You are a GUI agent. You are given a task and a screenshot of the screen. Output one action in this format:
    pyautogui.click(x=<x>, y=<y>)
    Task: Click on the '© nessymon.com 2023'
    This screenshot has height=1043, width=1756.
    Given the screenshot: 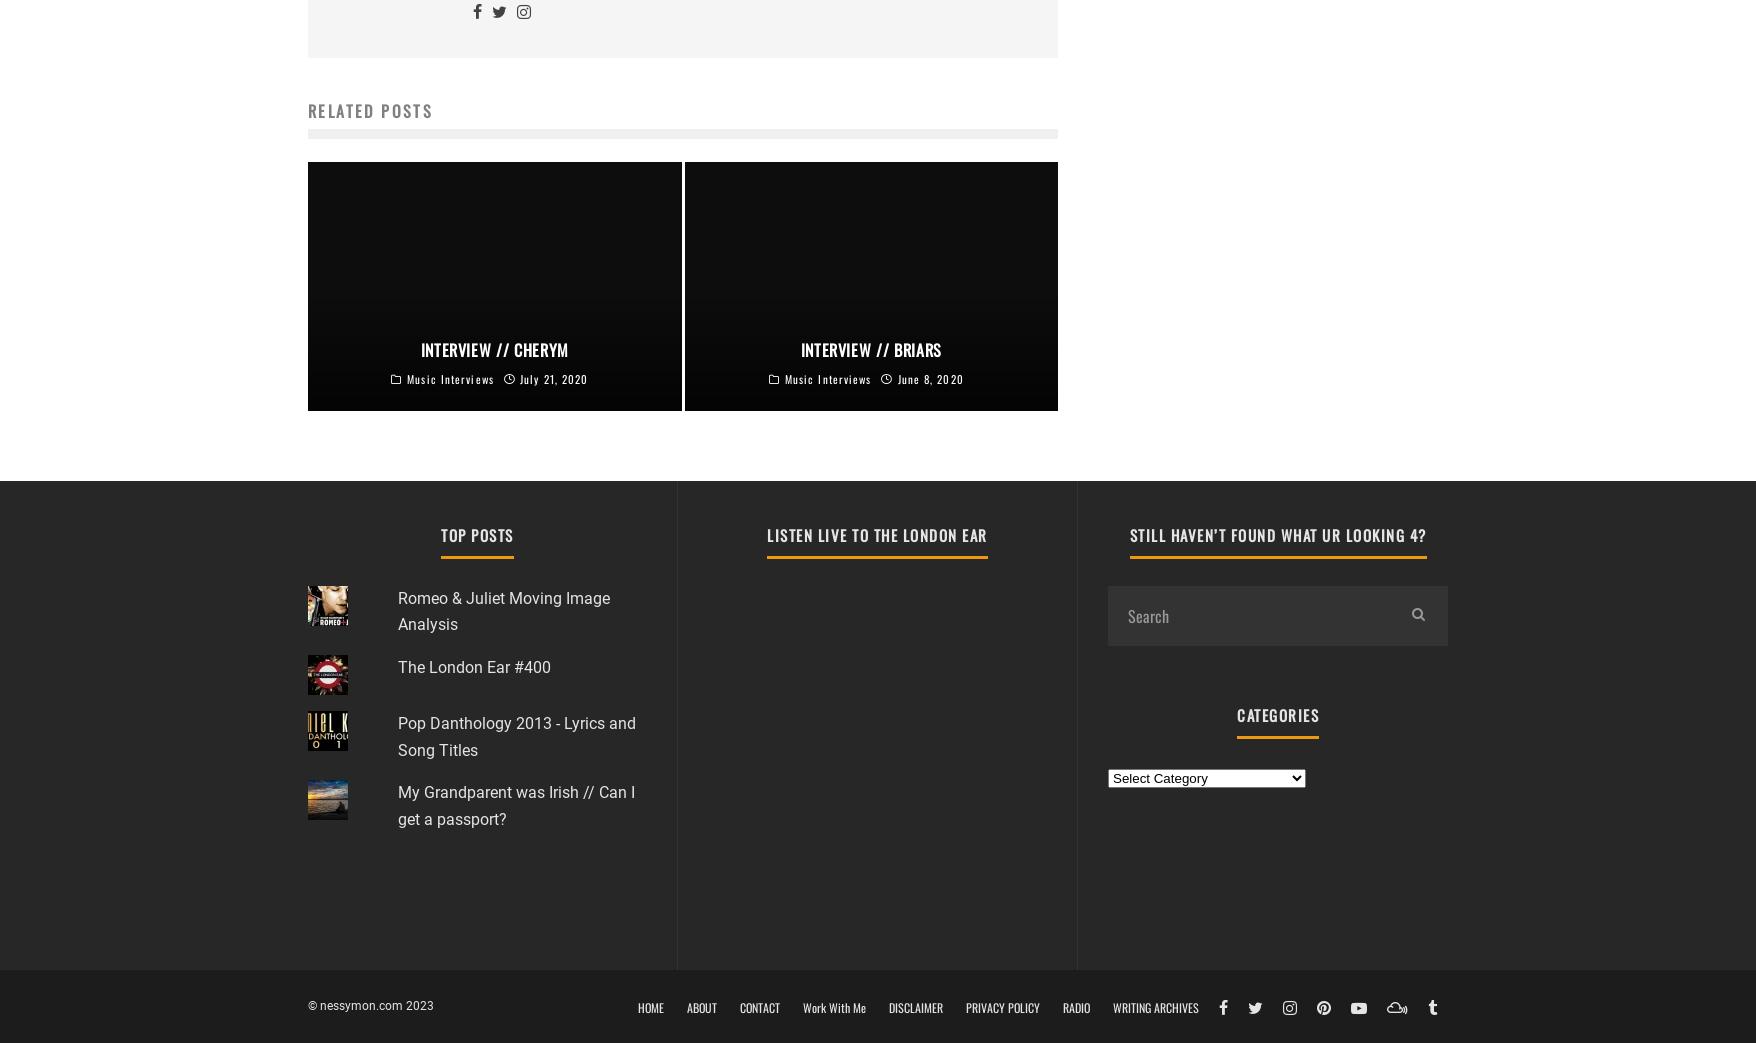 What is the action you would take?
    pyautogui.click(x=370, y=1005)
    